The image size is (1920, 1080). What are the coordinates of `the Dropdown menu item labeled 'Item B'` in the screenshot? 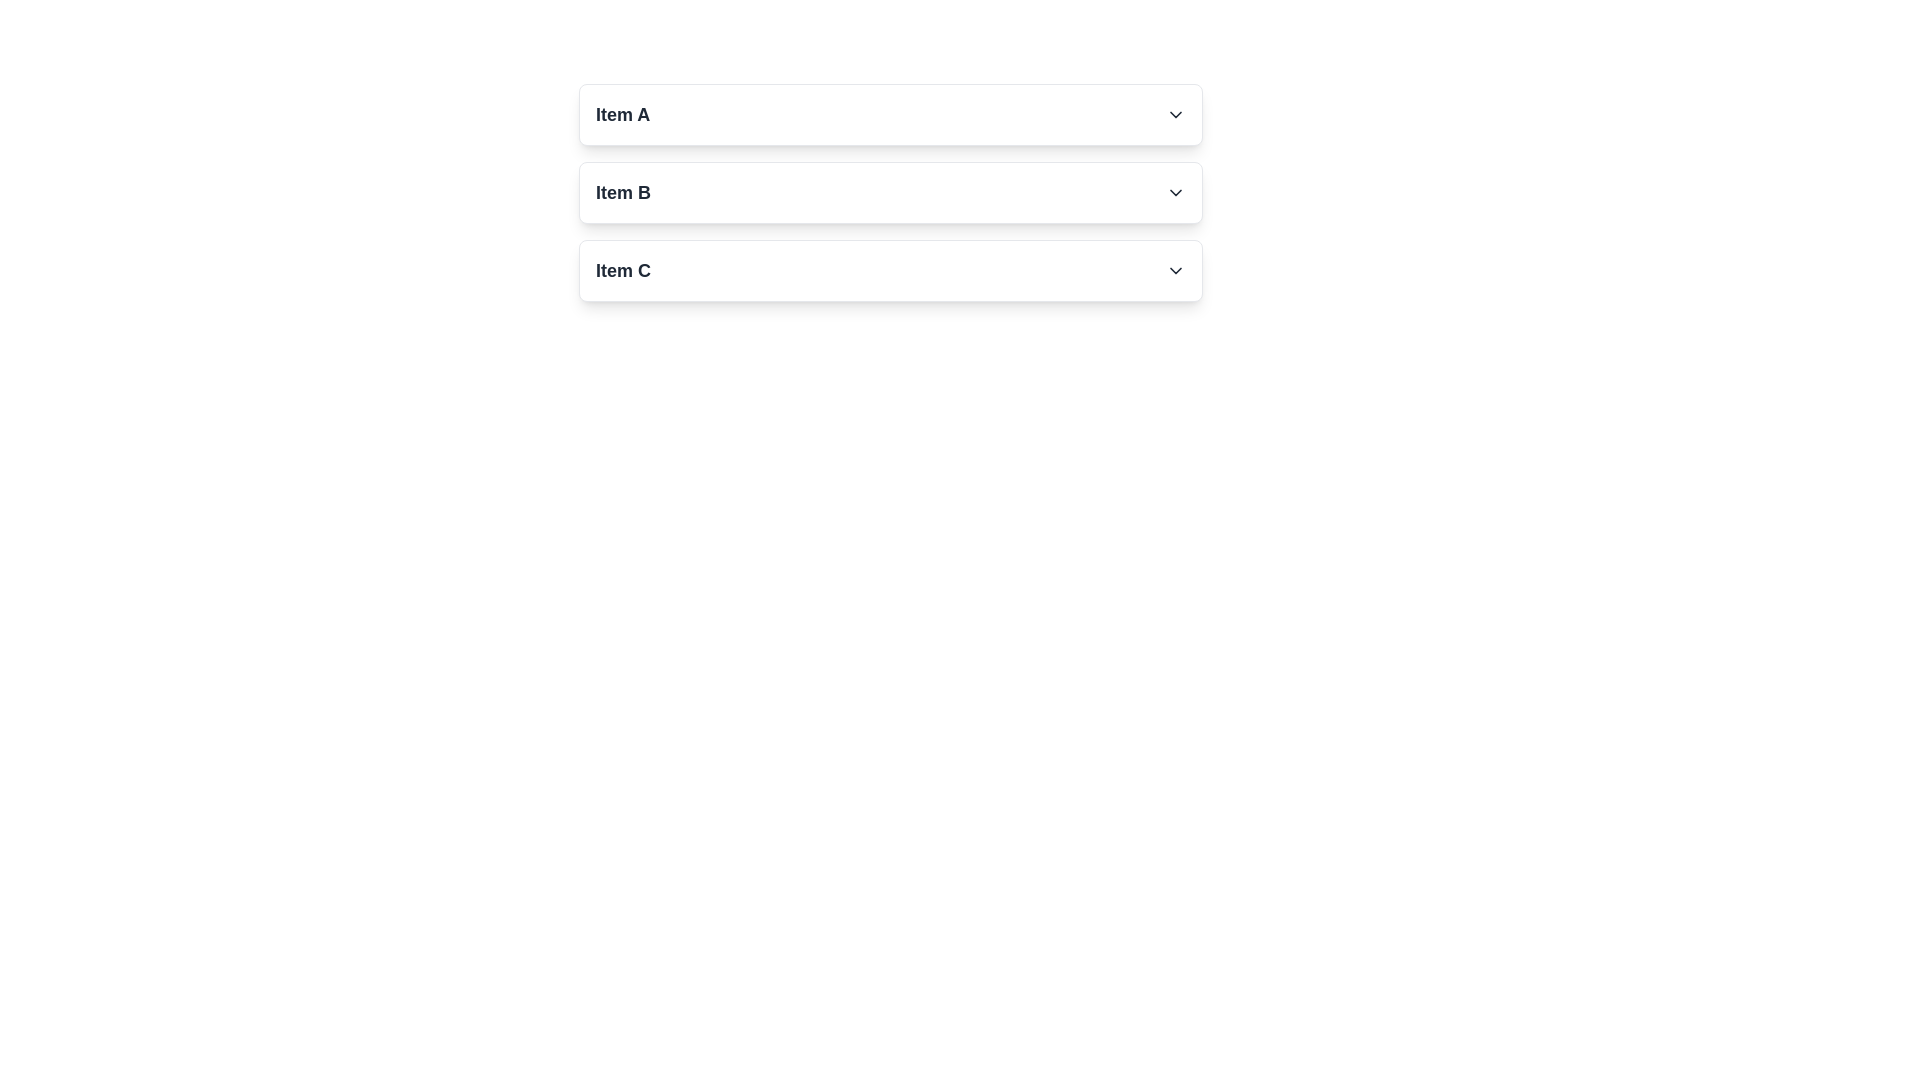 It's located at (890, 192).